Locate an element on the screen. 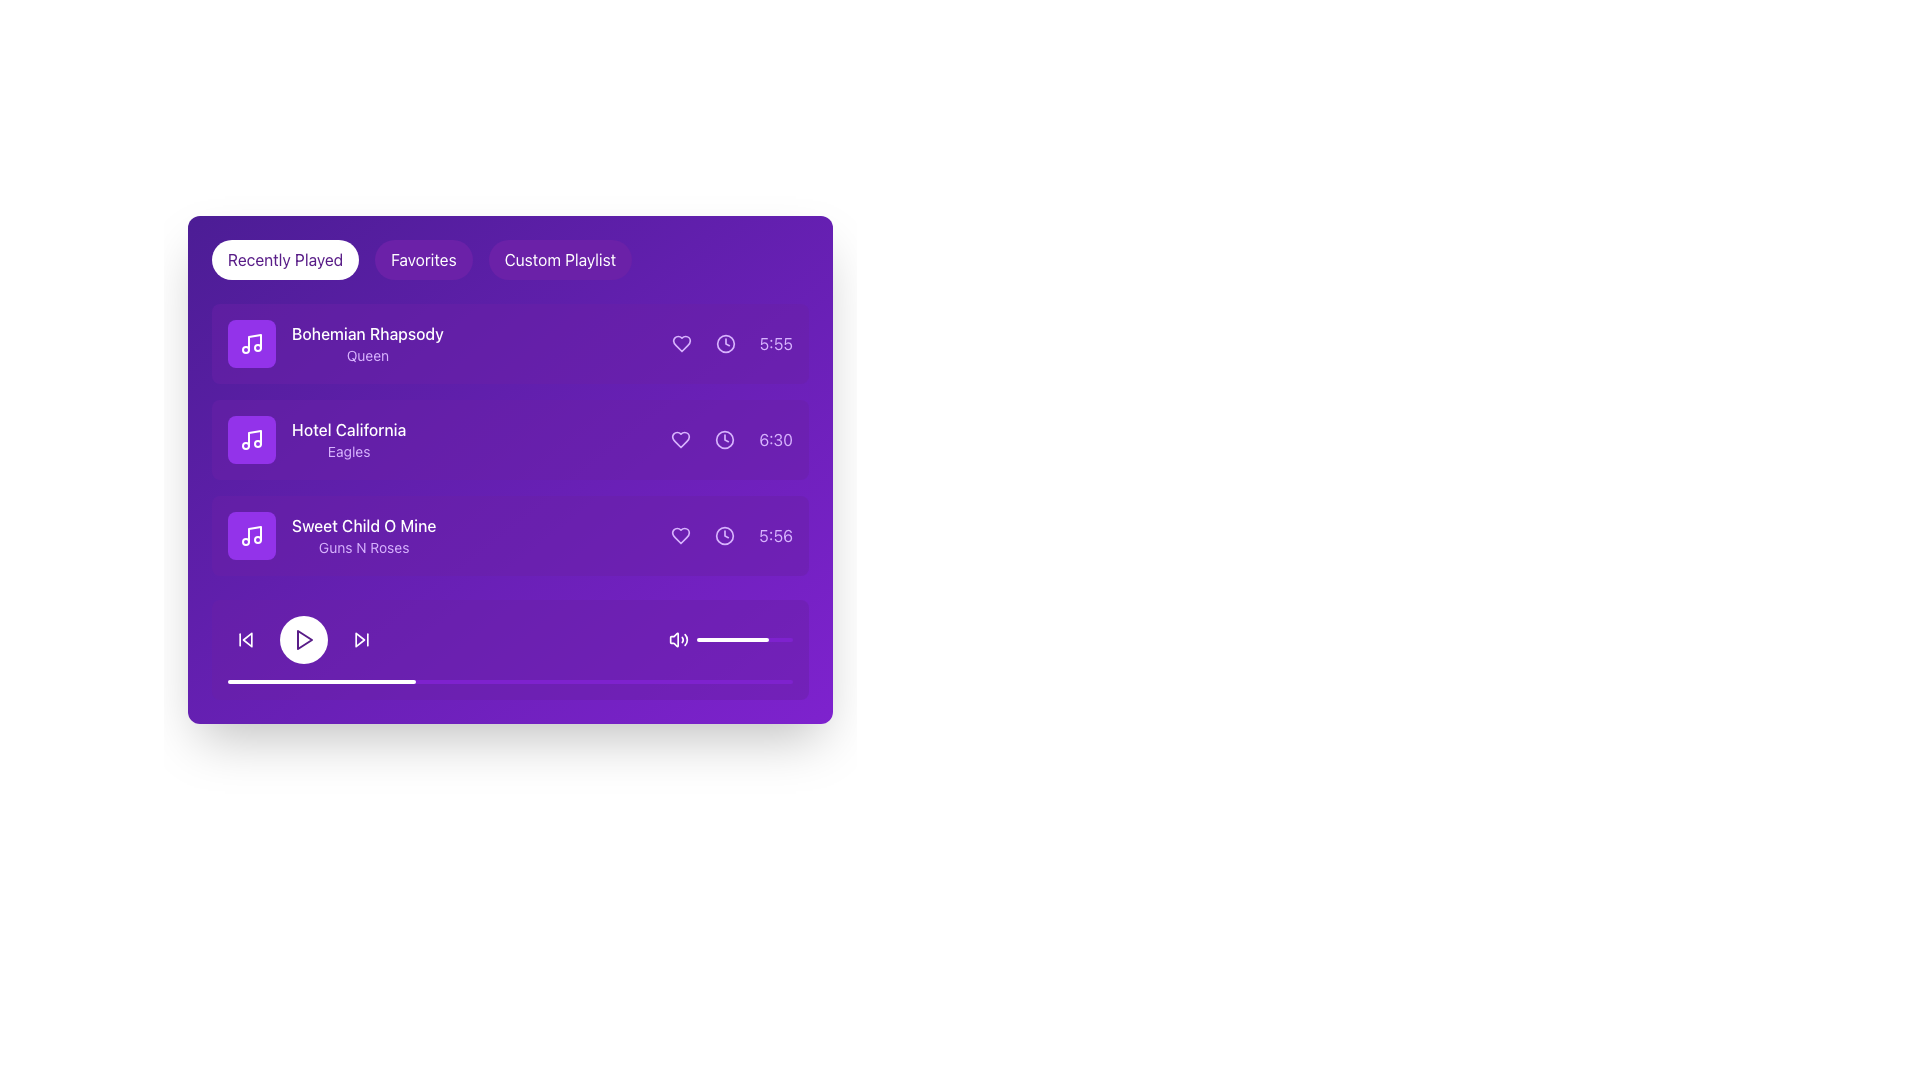 This screenshot has height=1080, width=1920. the visual changes of the unfilled portion of the progress bar segment located in the lower-right portion of the interface, framed by audio controls is located at coordinates (732, 640).